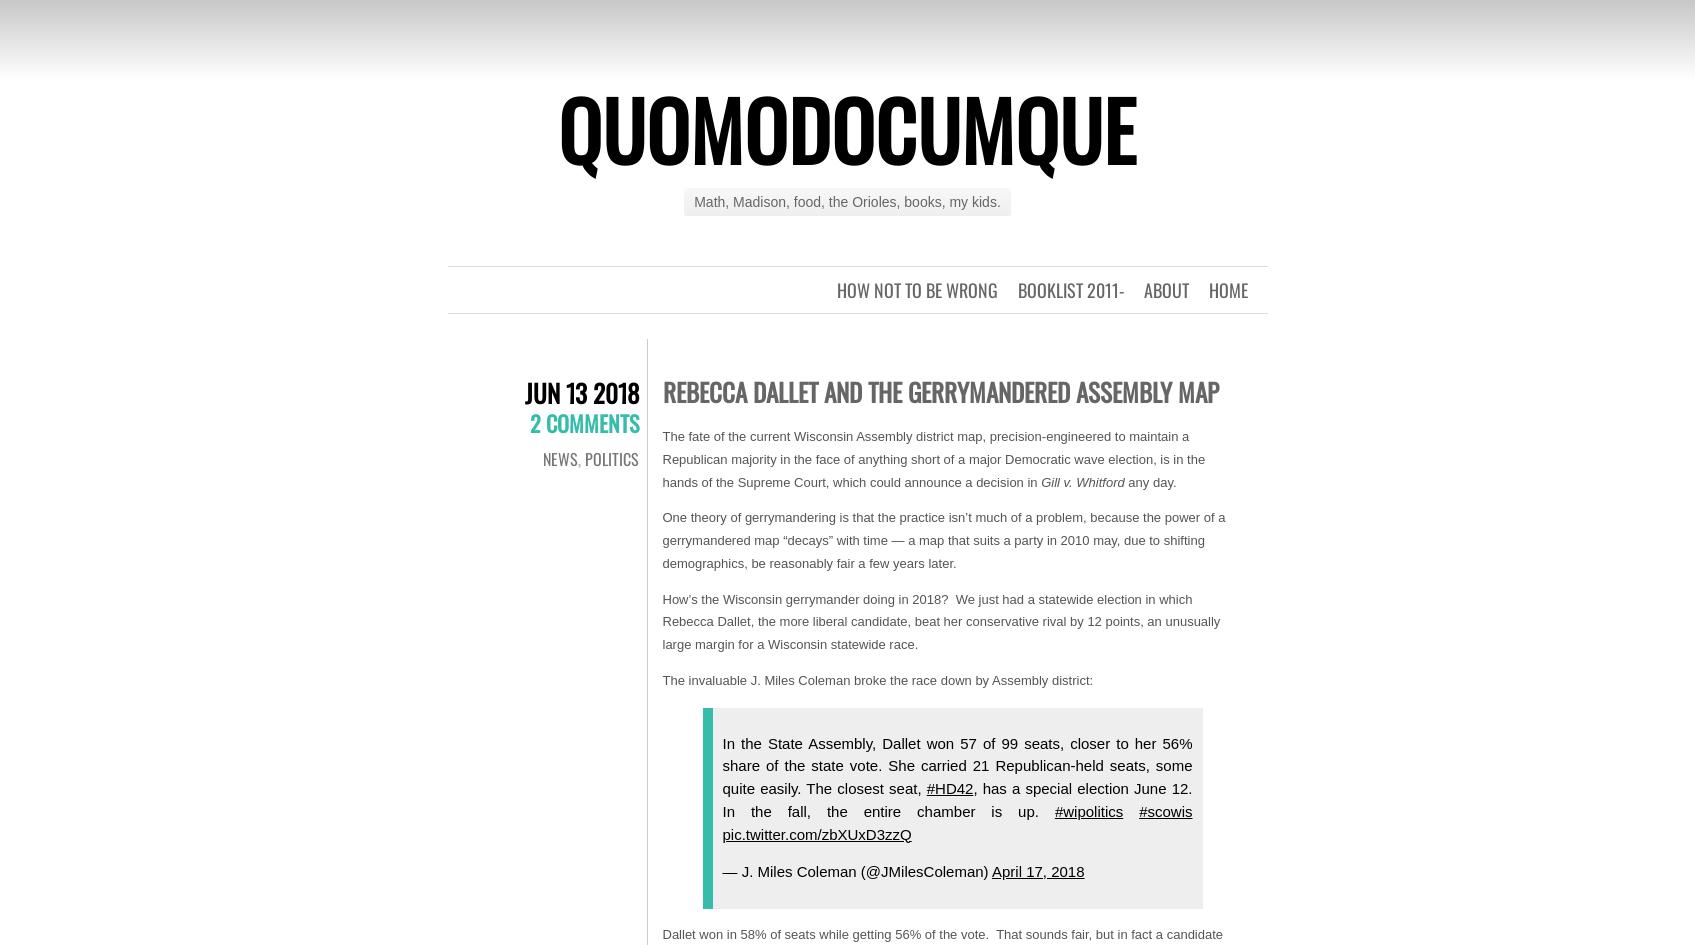  What do you see at coordinates (941, 620) in the screenshot?
I see `'How’s the Wisconsin gerrymander doing in 2018?  We just had a statewide election in which Rebecca Dallet, the more liberal candidate, beat her conservative rival by 12 points, an unusually large margin for a Wisconsin statewide race.'` at bounding box center [941, 620].